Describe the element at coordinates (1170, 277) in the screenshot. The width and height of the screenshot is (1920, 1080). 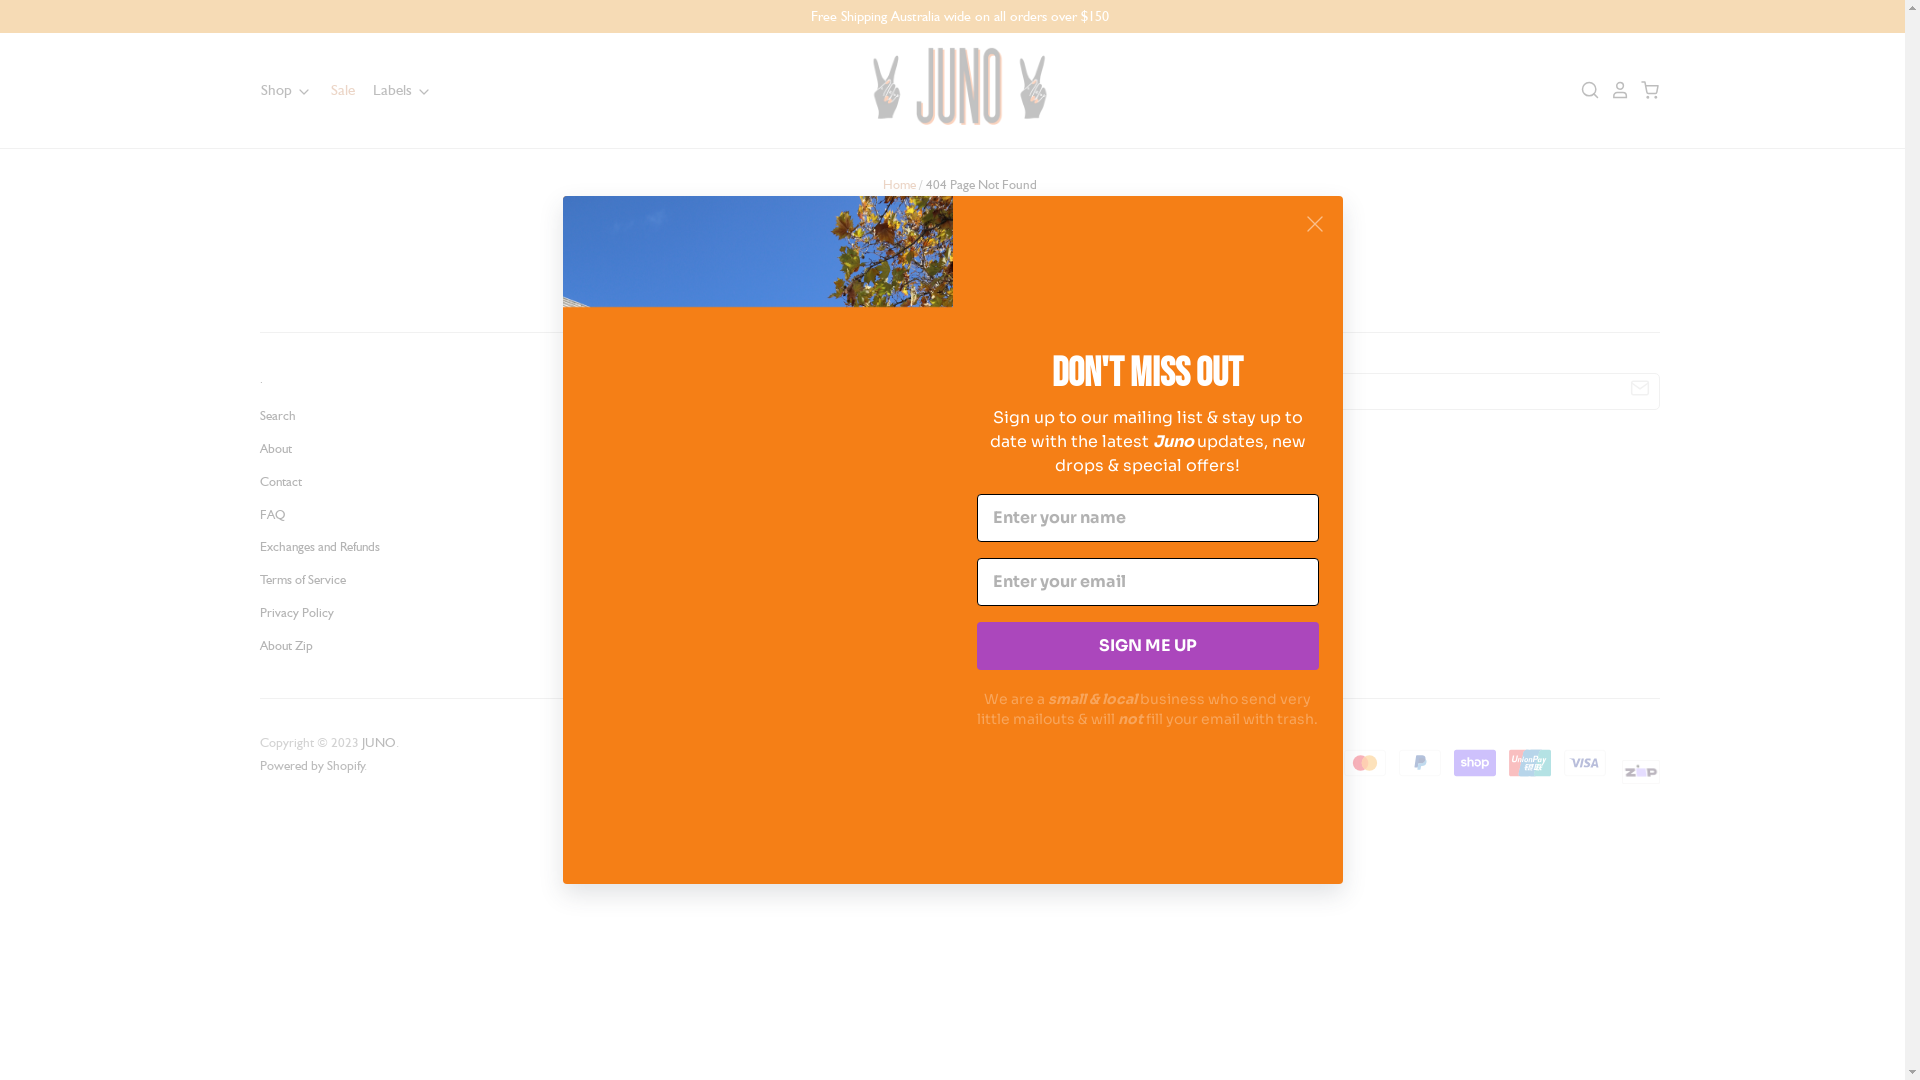
I see `'products'` at that location.